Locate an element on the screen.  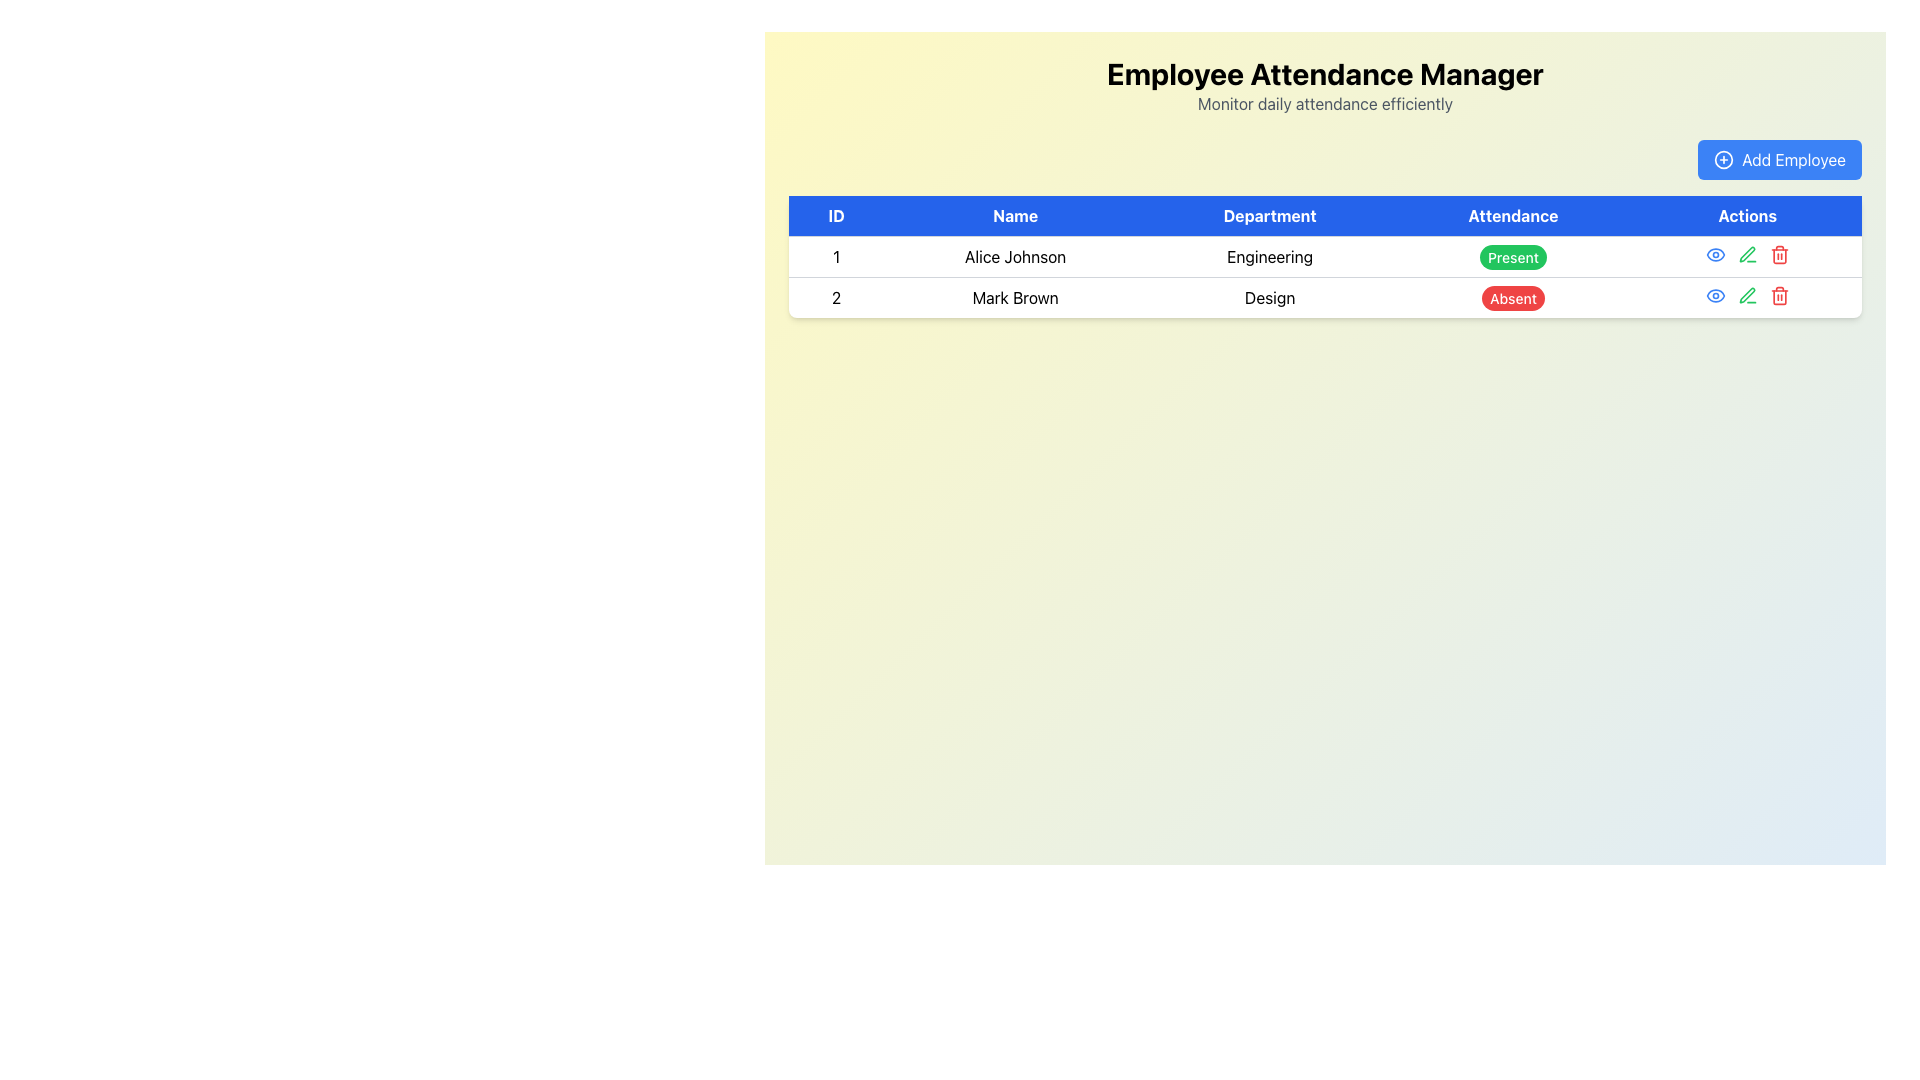
the 'Present' button indicating the attendance status for Alice Johnson, located in the fourth column of the first data row, between the 'Engineering' and 'Actions' cells is located at coordinates (1513, 256).